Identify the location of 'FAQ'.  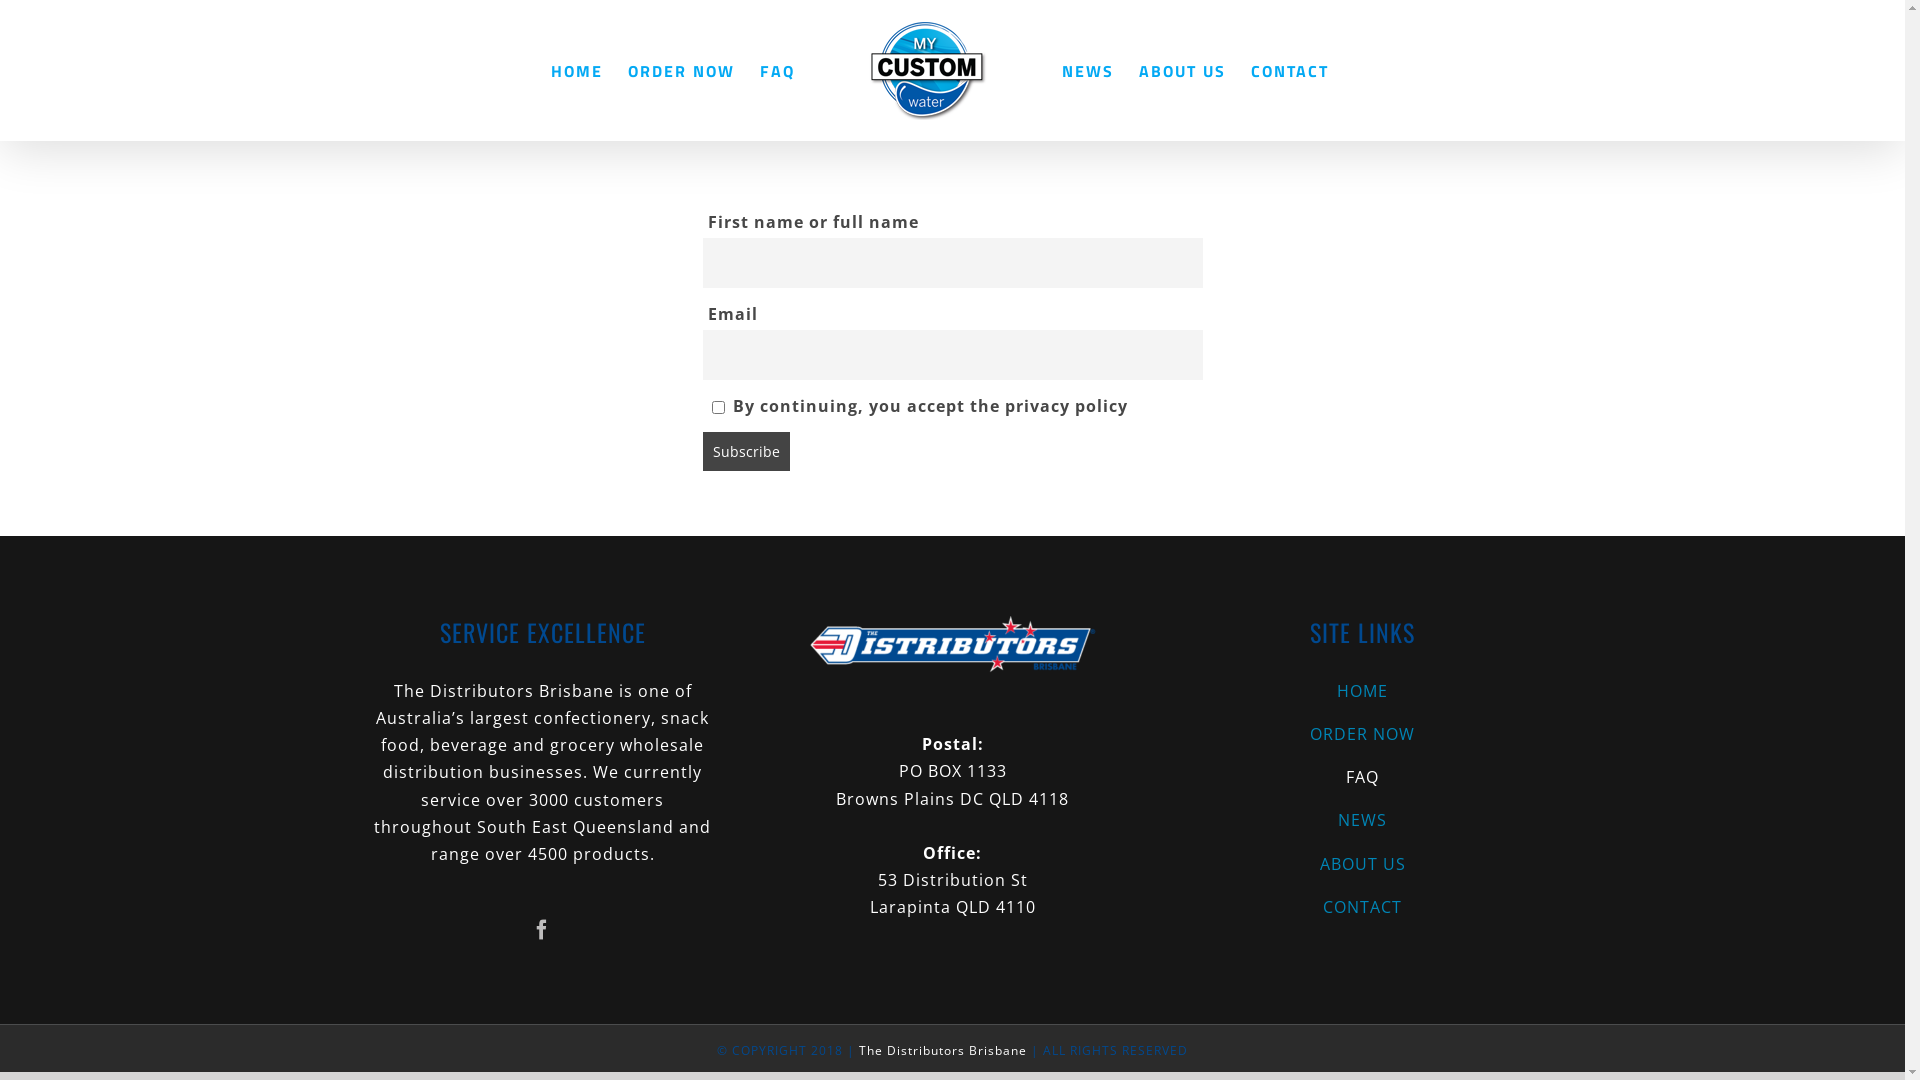
(776, 69).